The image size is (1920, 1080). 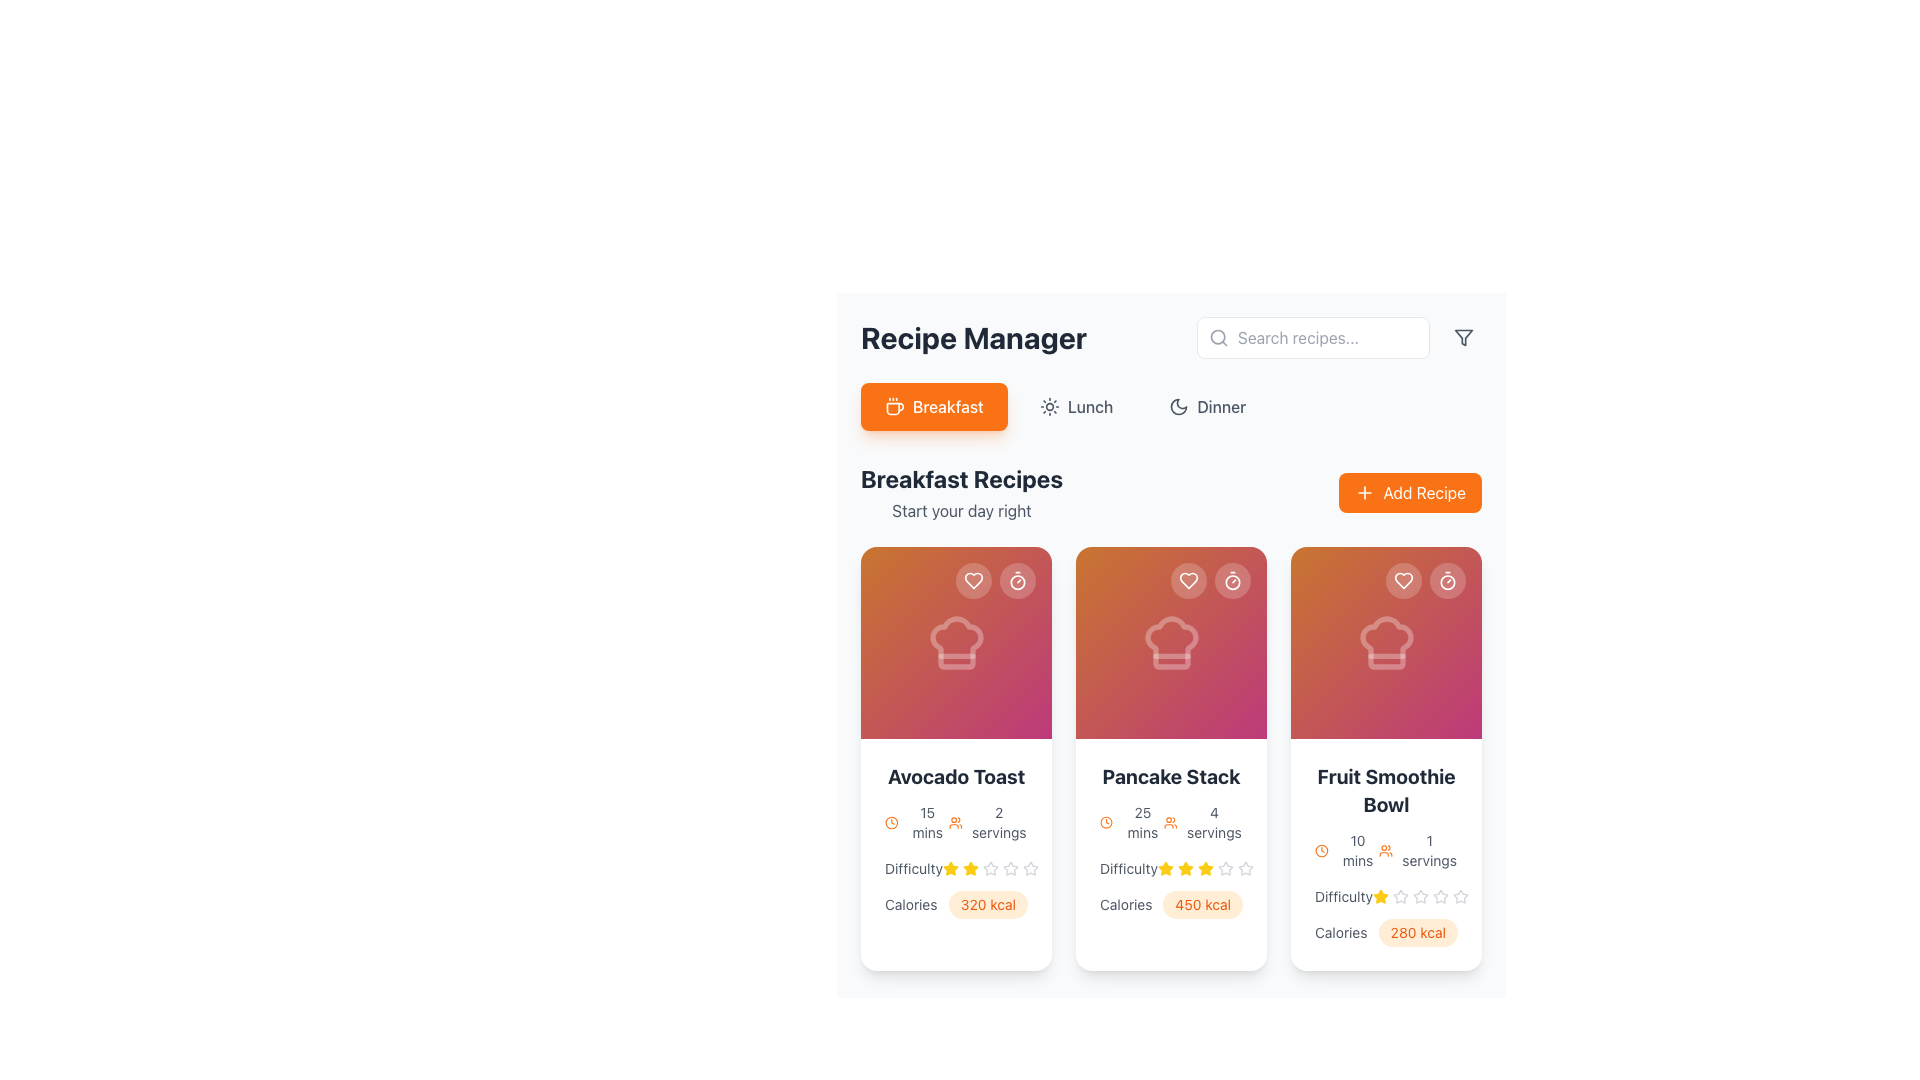 I want to click on the Text Label that describes the difficulty of the 'Fruit Smoothie Bowl' recipe, located above the star rating component, so click(x=1344, y=896).